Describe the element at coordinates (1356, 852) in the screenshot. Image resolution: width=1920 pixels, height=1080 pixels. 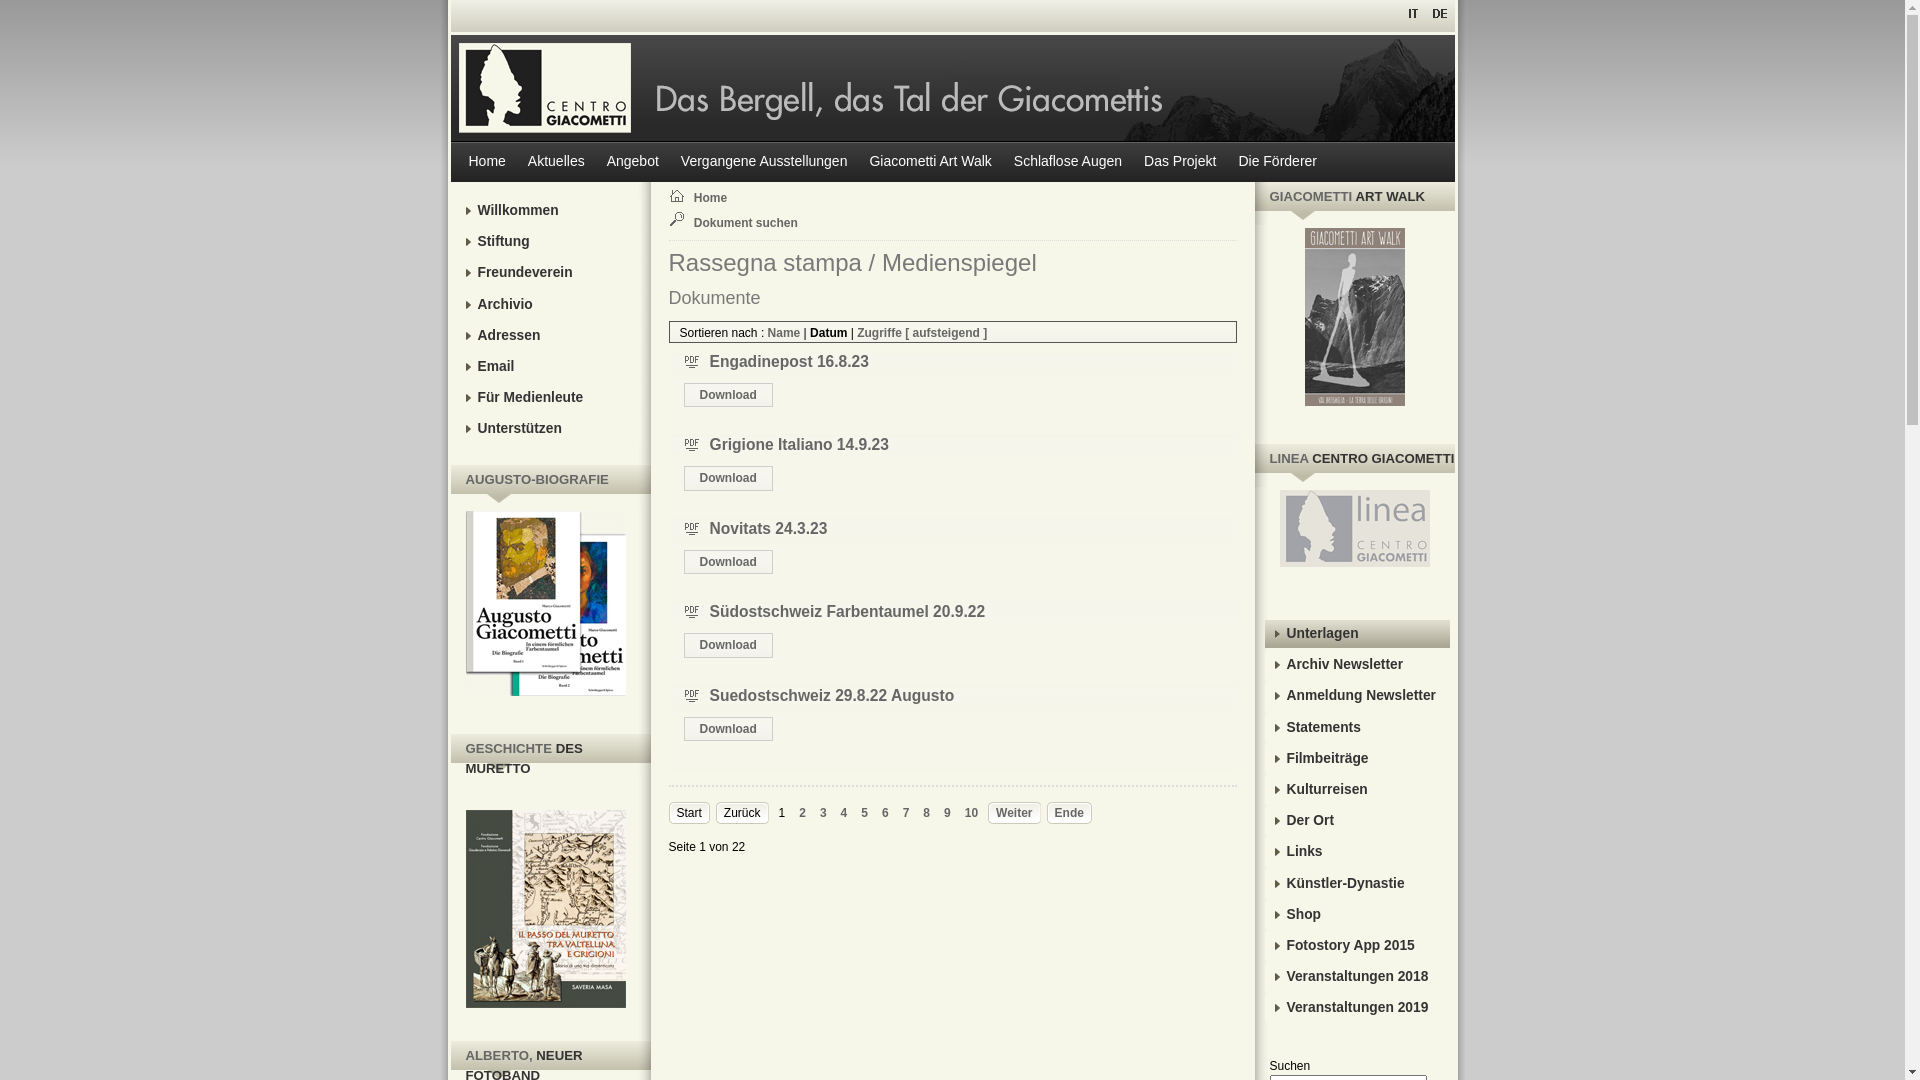
I see `'Links'` at that location.